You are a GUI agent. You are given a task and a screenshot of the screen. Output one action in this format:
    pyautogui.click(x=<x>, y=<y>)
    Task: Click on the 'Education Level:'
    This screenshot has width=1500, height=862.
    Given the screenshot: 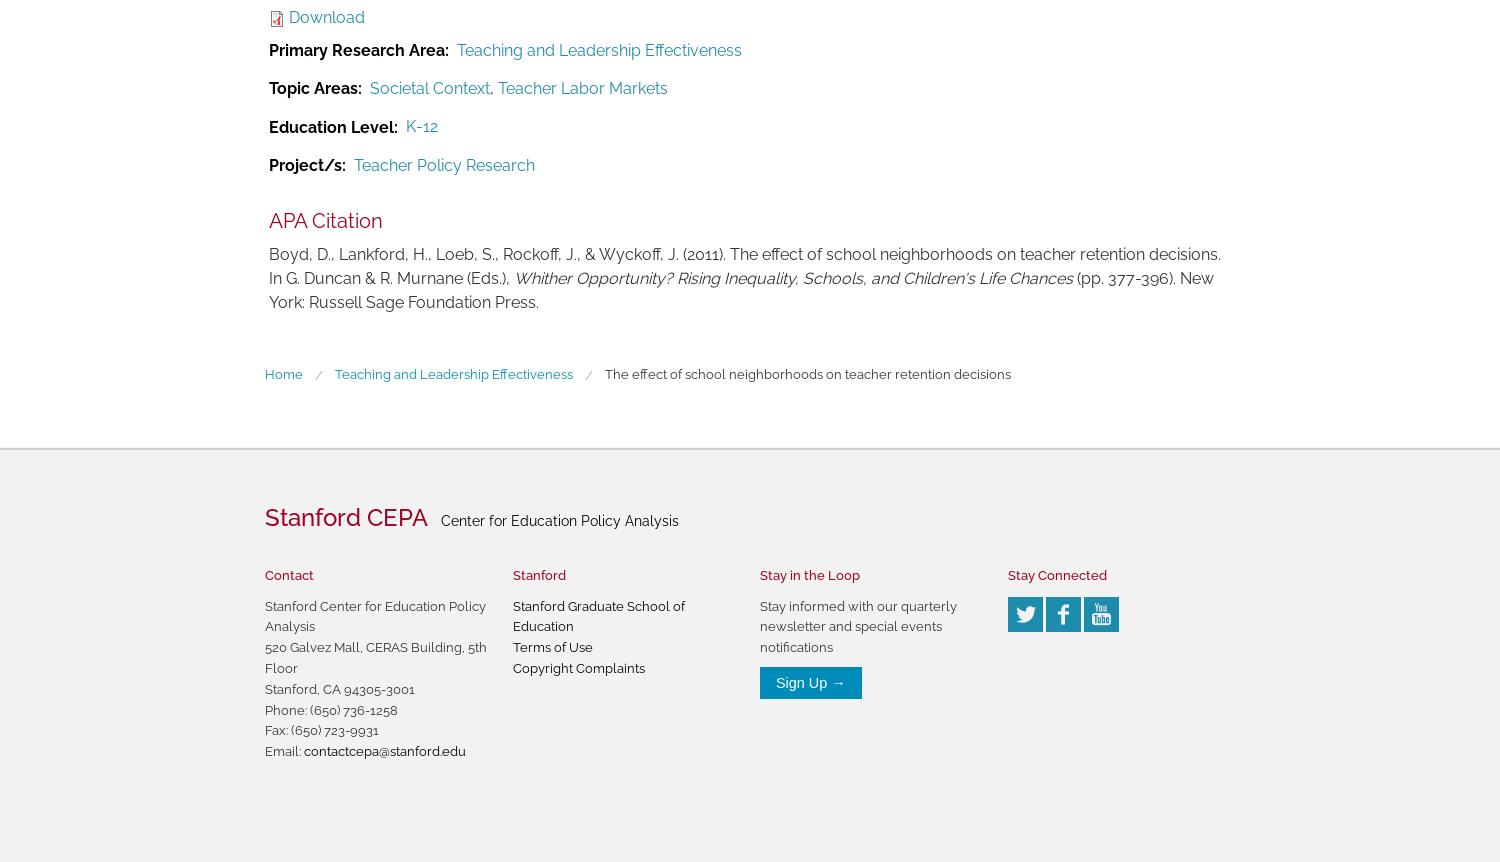 What is the action you would take?
    pyautogui.click(x=332, y=125)
    